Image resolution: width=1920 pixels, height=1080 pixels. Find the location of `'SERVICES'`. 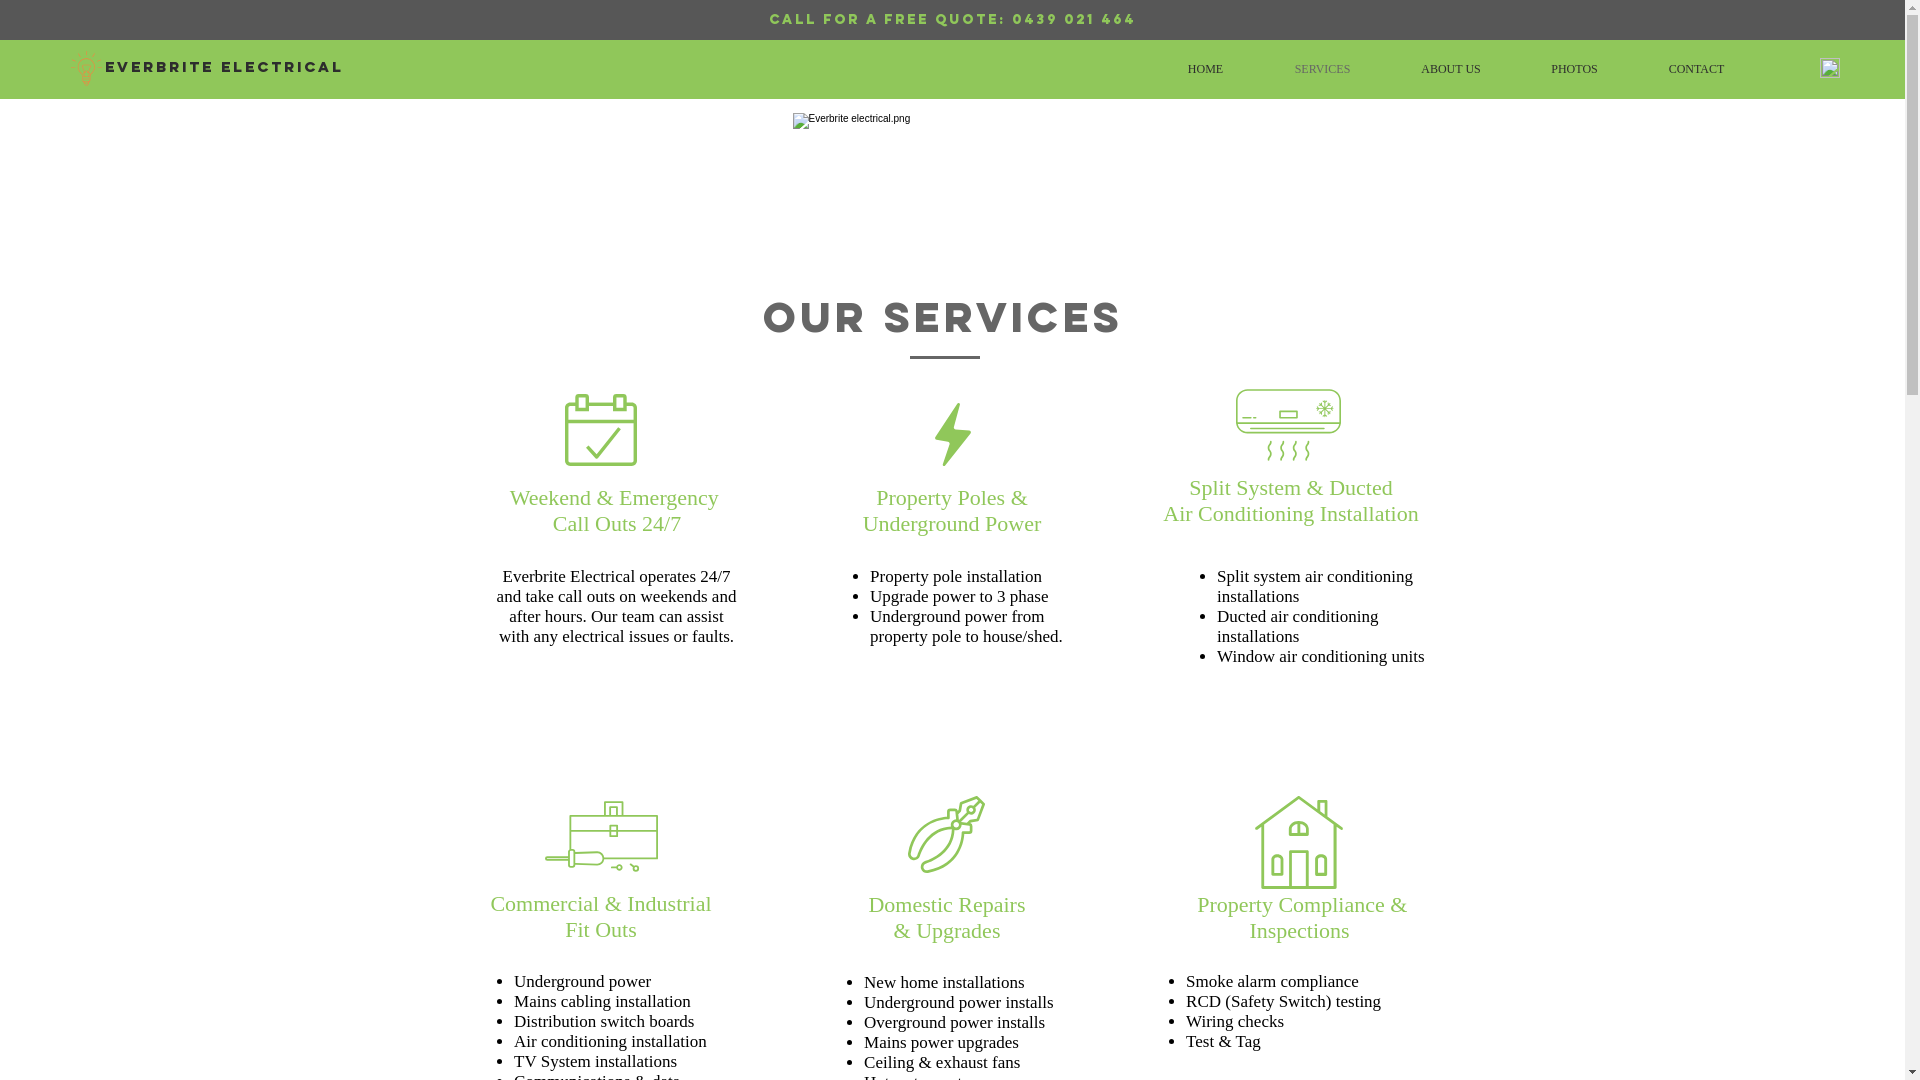

'SERVICES' is located at coordinates (1322, 68).